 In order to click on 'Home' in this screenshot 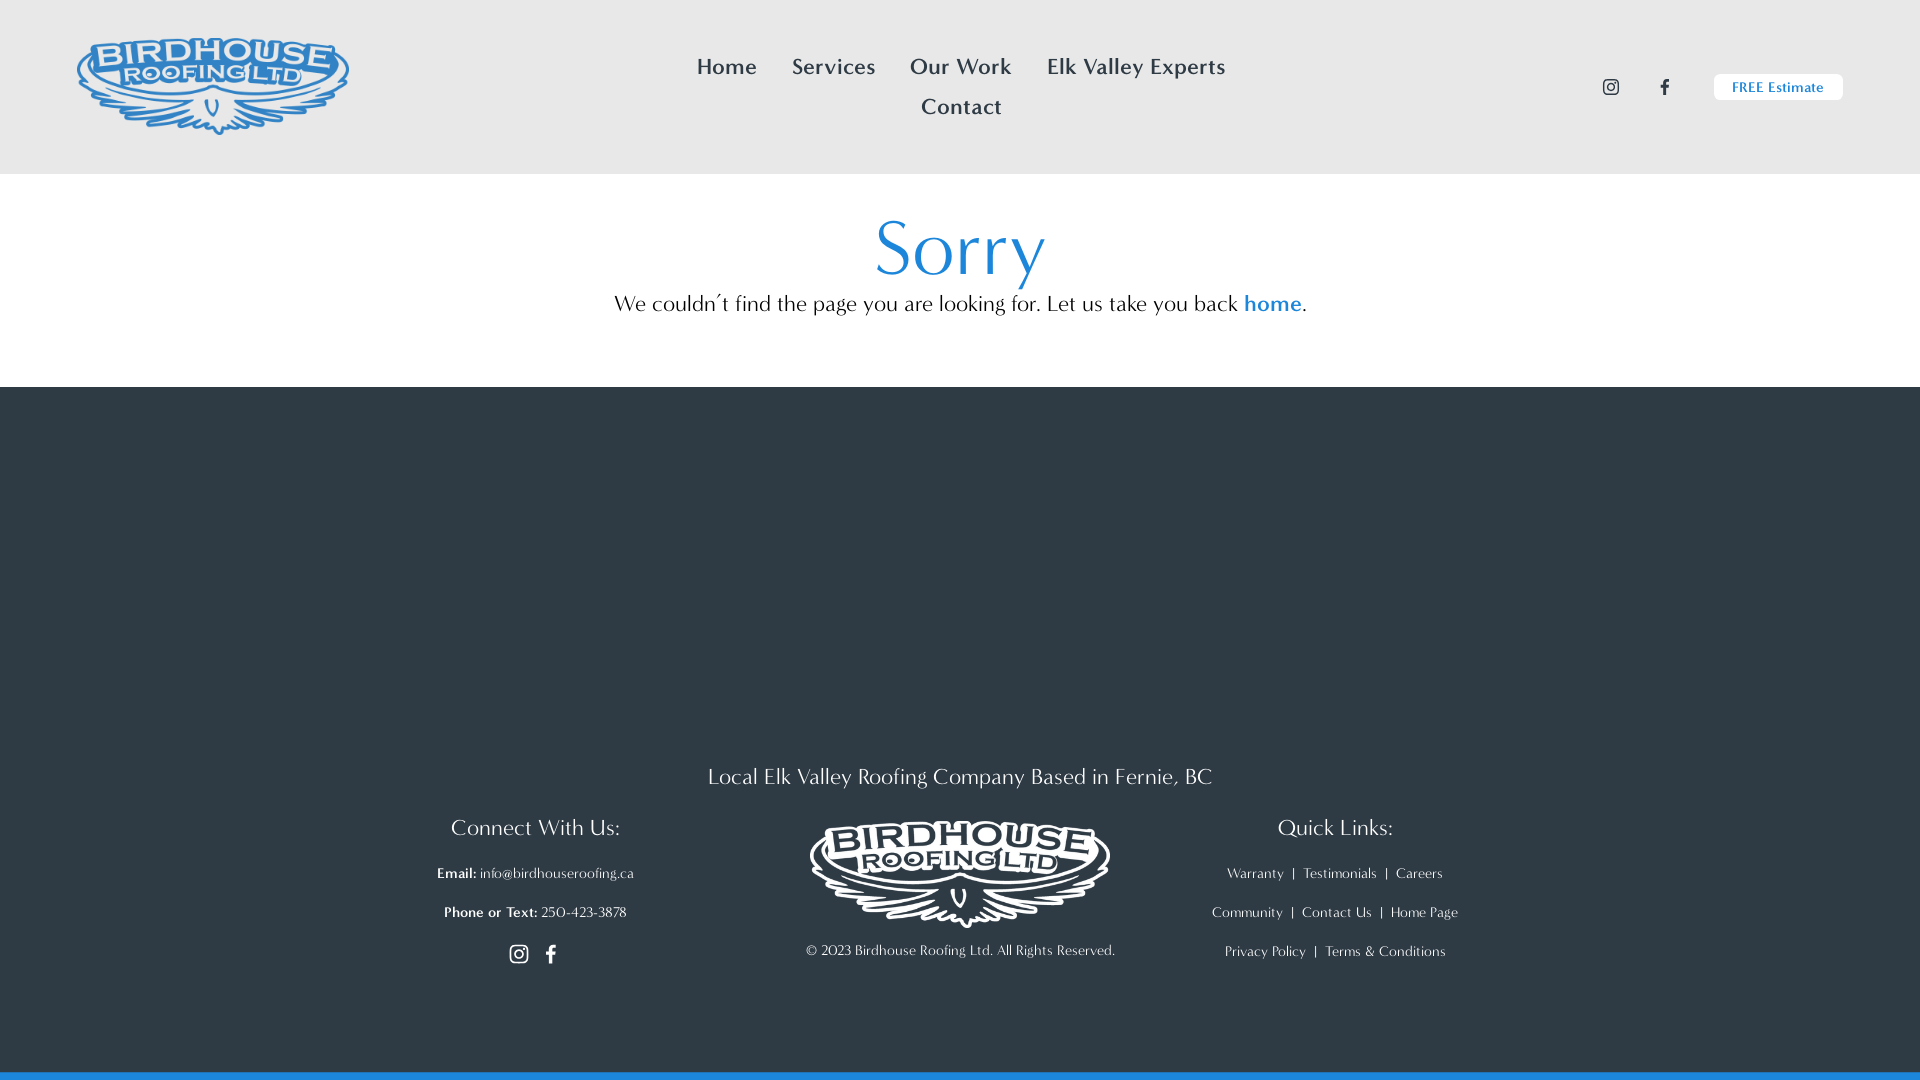, I will do `click(696, 65)`.